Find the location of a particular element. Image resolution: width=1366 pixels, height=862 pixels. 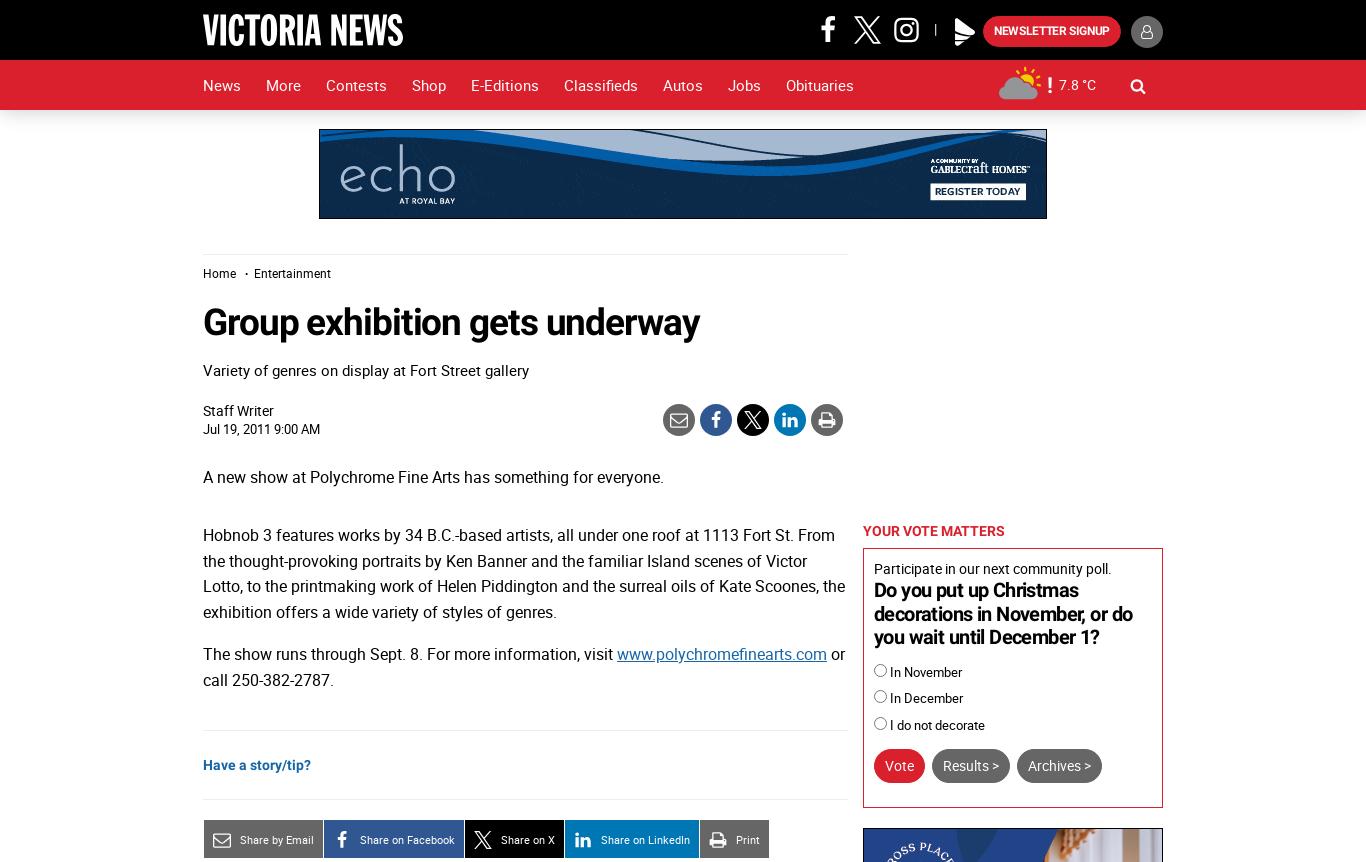

'www.polychromefinearts.com' is located at coordinates (722, 651).